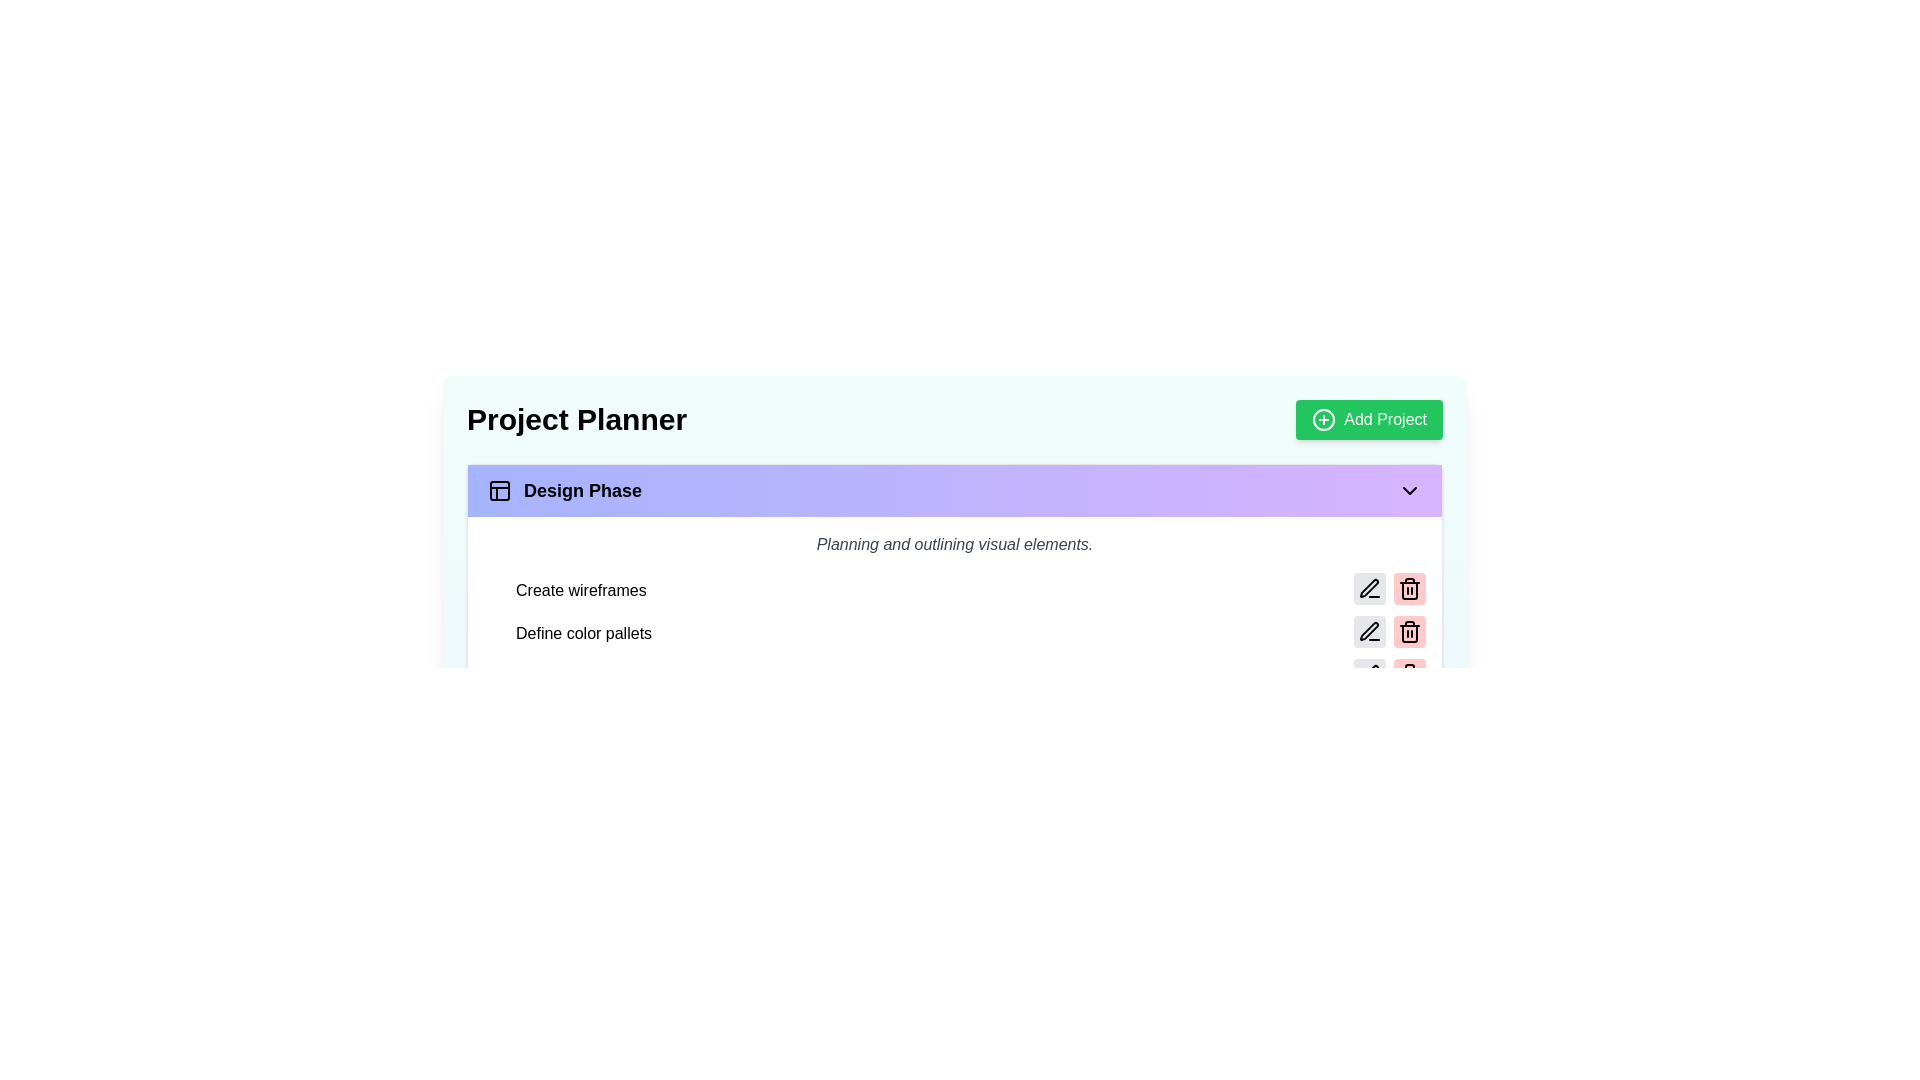 Image resolution: width=1920 pixels, height=1080 pixels. Describe the element at coordinates (575, 419) in the screenshot. I see `the bold text label reading 'Project Planner' located at the top-left section of the interface, which indicates its importance as a title or heading` at that location.